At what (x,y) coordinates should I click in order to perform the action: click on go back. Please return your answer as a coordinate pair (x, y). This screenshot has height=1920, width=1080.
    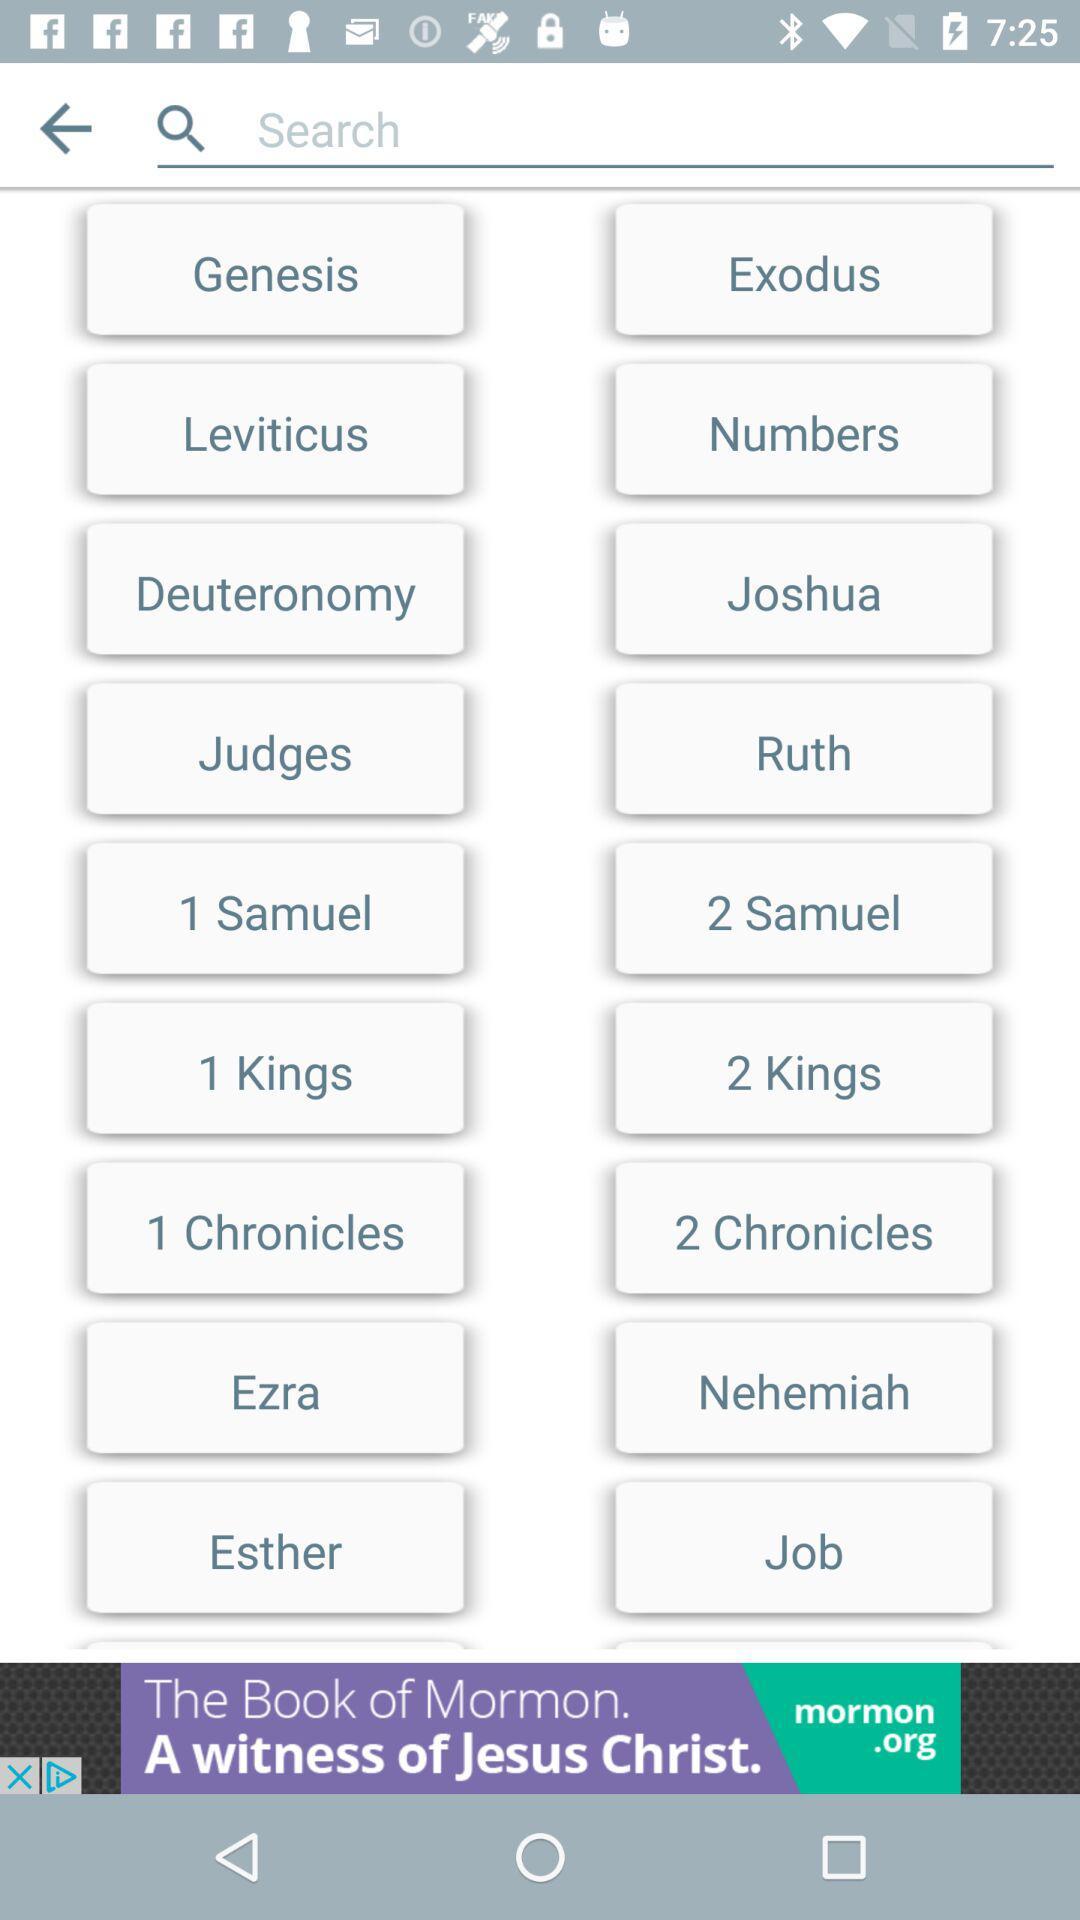
    Looking at the image, I should click on (64, 127).